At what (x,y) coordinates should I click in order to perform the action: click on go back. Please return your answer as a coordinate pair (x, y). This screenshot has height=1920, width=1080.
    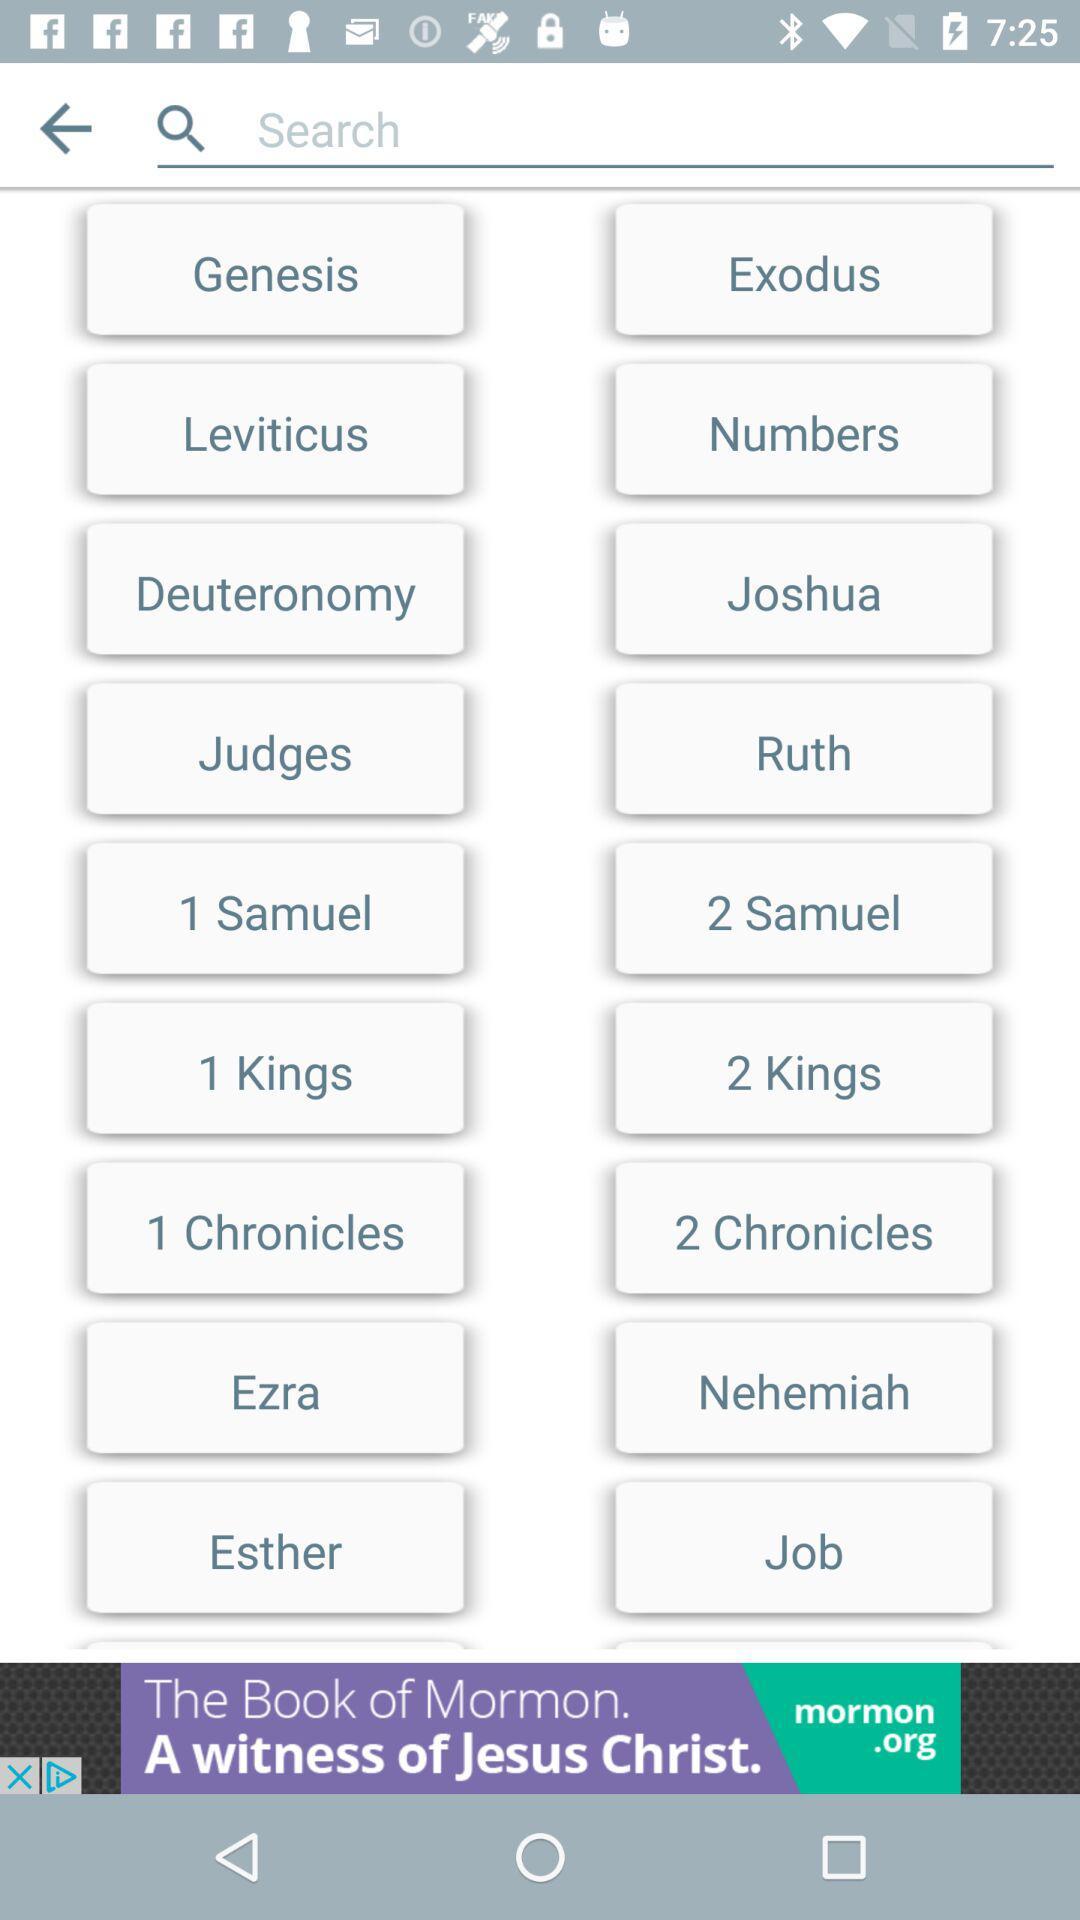
    Looking at the image, I should click on (64, 127).